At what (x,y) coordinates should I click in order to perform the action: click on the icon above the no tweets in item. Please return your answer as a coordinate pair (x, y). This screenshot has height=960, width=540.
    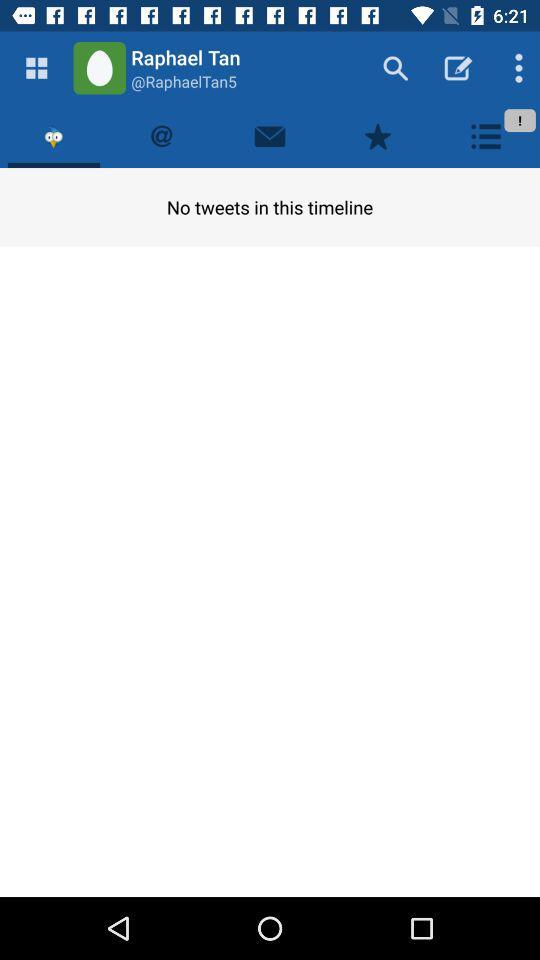
    Looking at the image, I should click on (161, 135).